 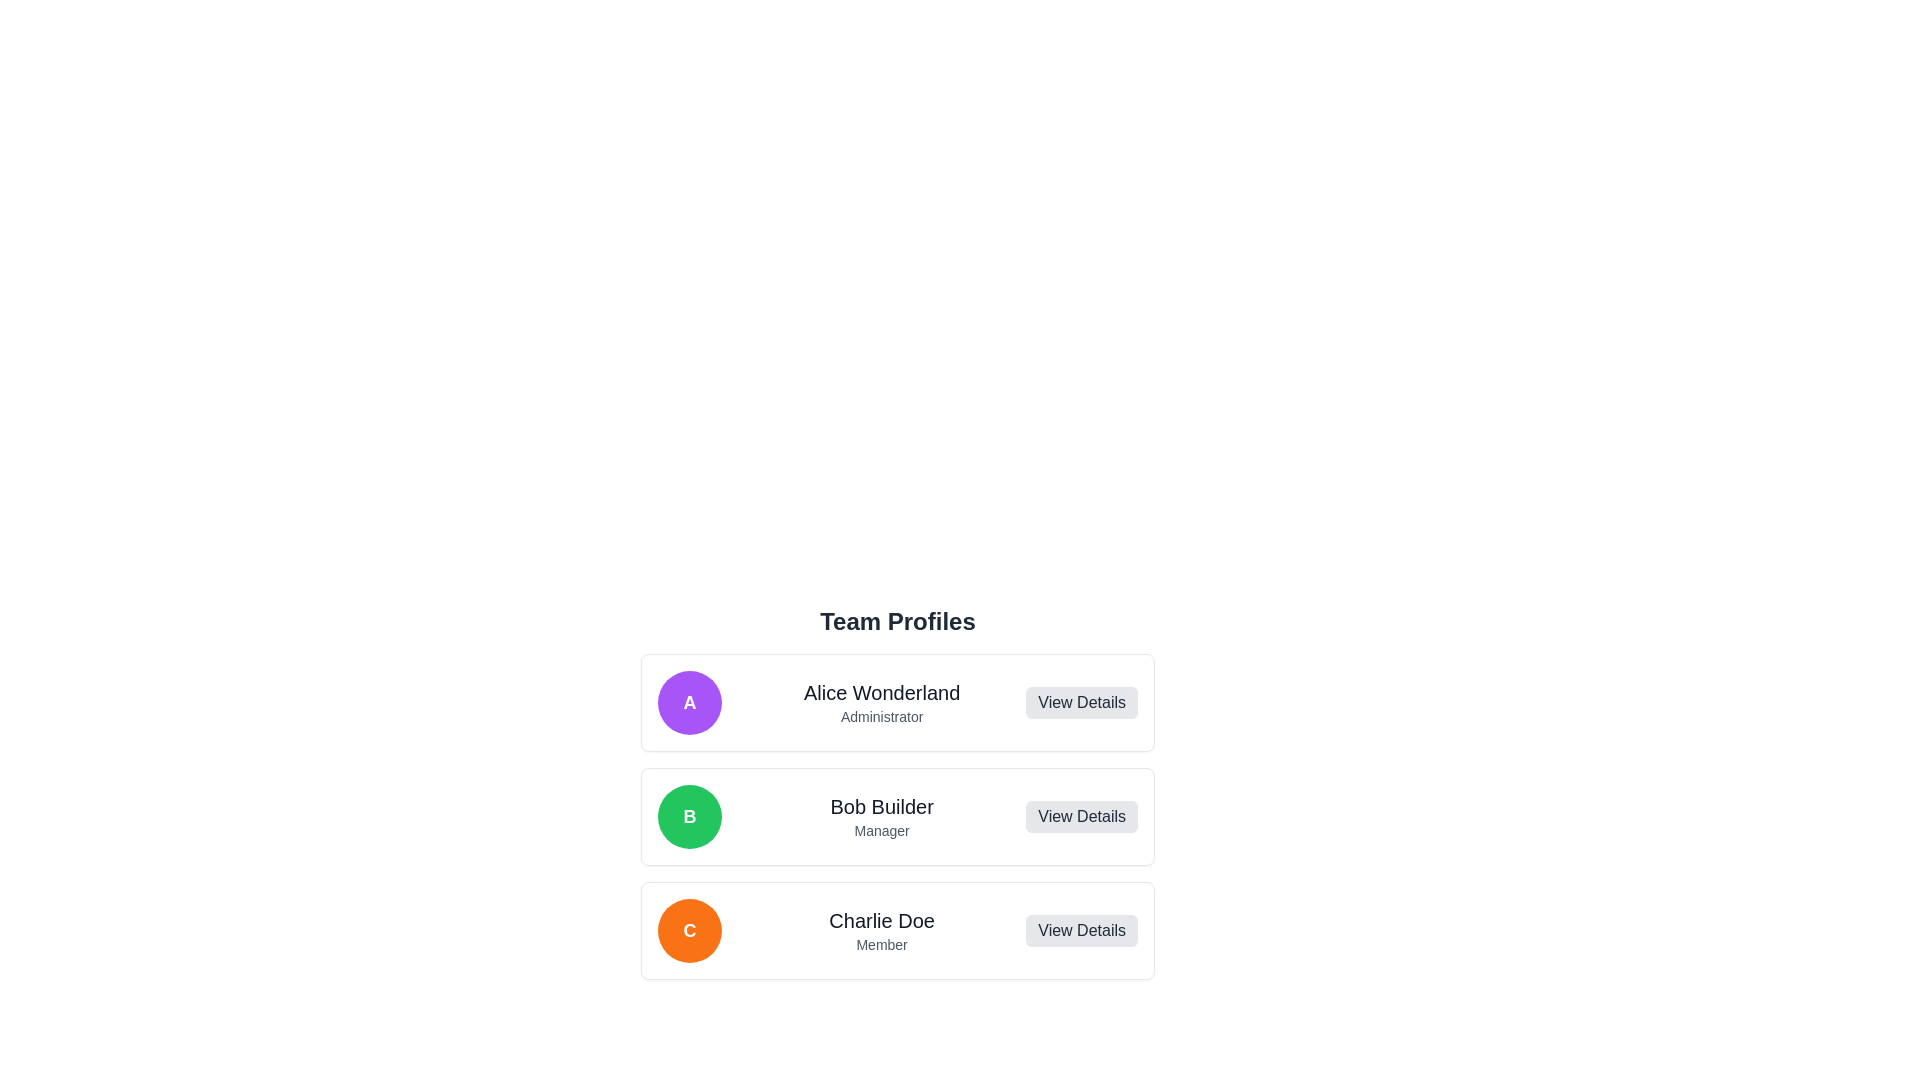 What do you see at coordinates (690, 930) in the screenshot?
I see `the Circular badge component representing the initial of the user's name 'Charlie Doe', located within the bottom-most profile card` at bounding box center [690, 930].